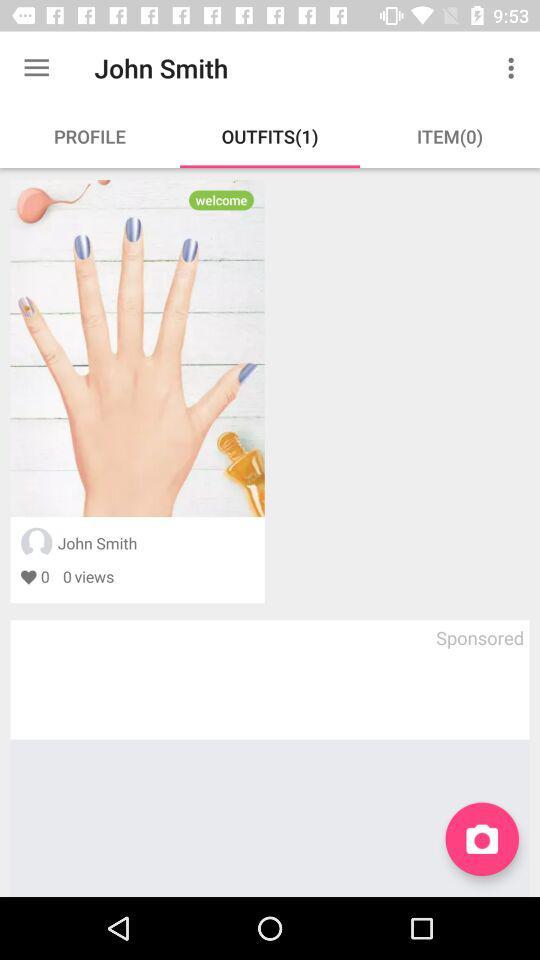 The width and height of the screenshot is (540, 960). Describe the element at coordinates (481, 839) in the screenshot. I see `the photo icon` at that location.